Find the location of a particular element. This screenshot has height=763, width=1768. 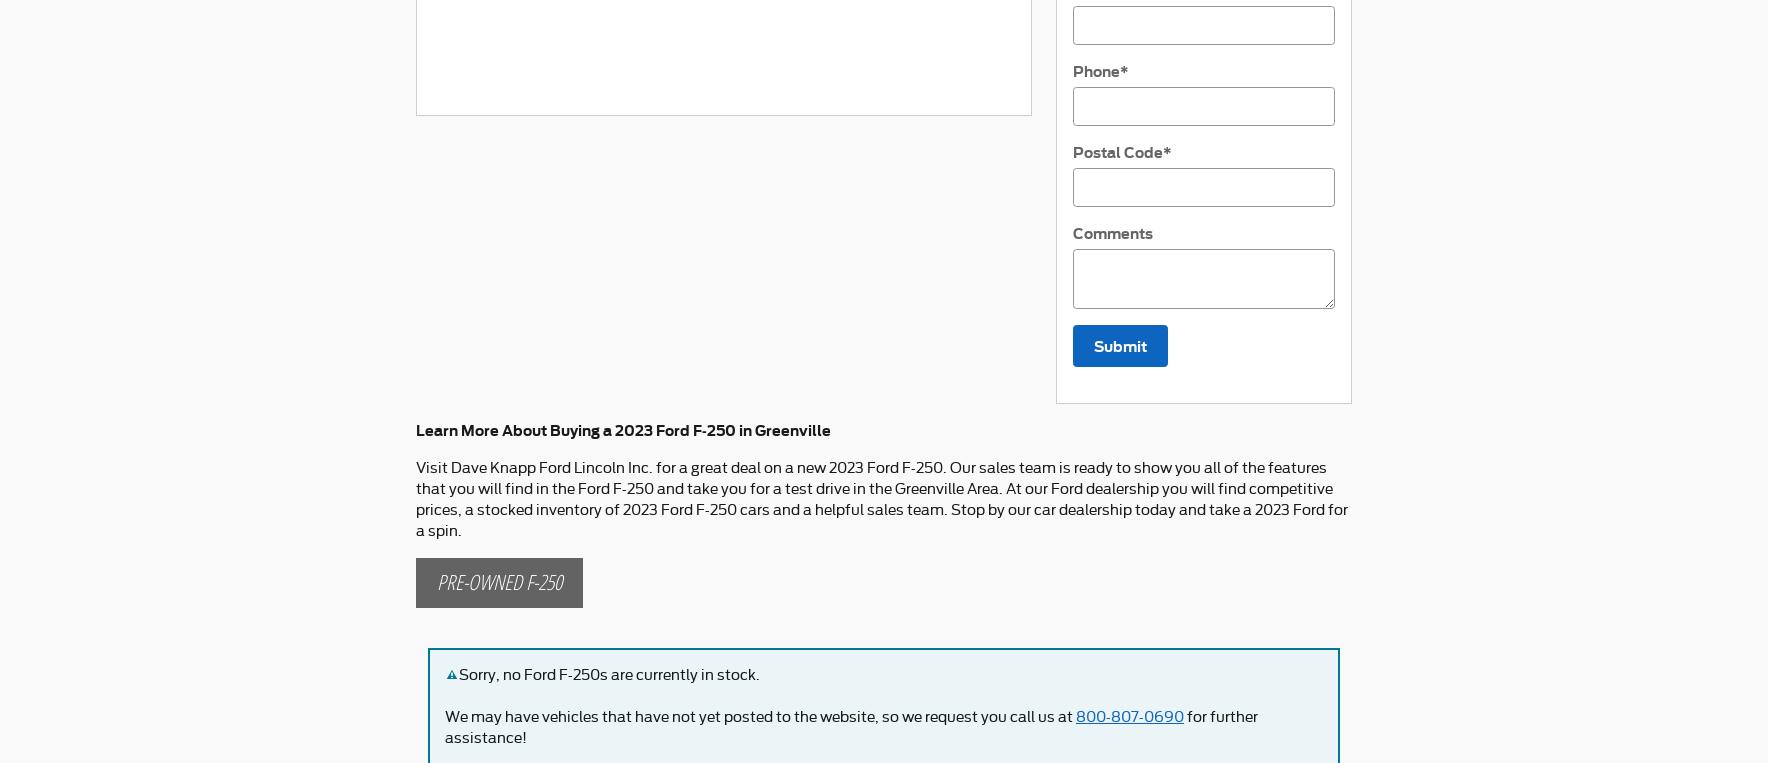

'800-807-0690' is located at coordinates (1129, 716).